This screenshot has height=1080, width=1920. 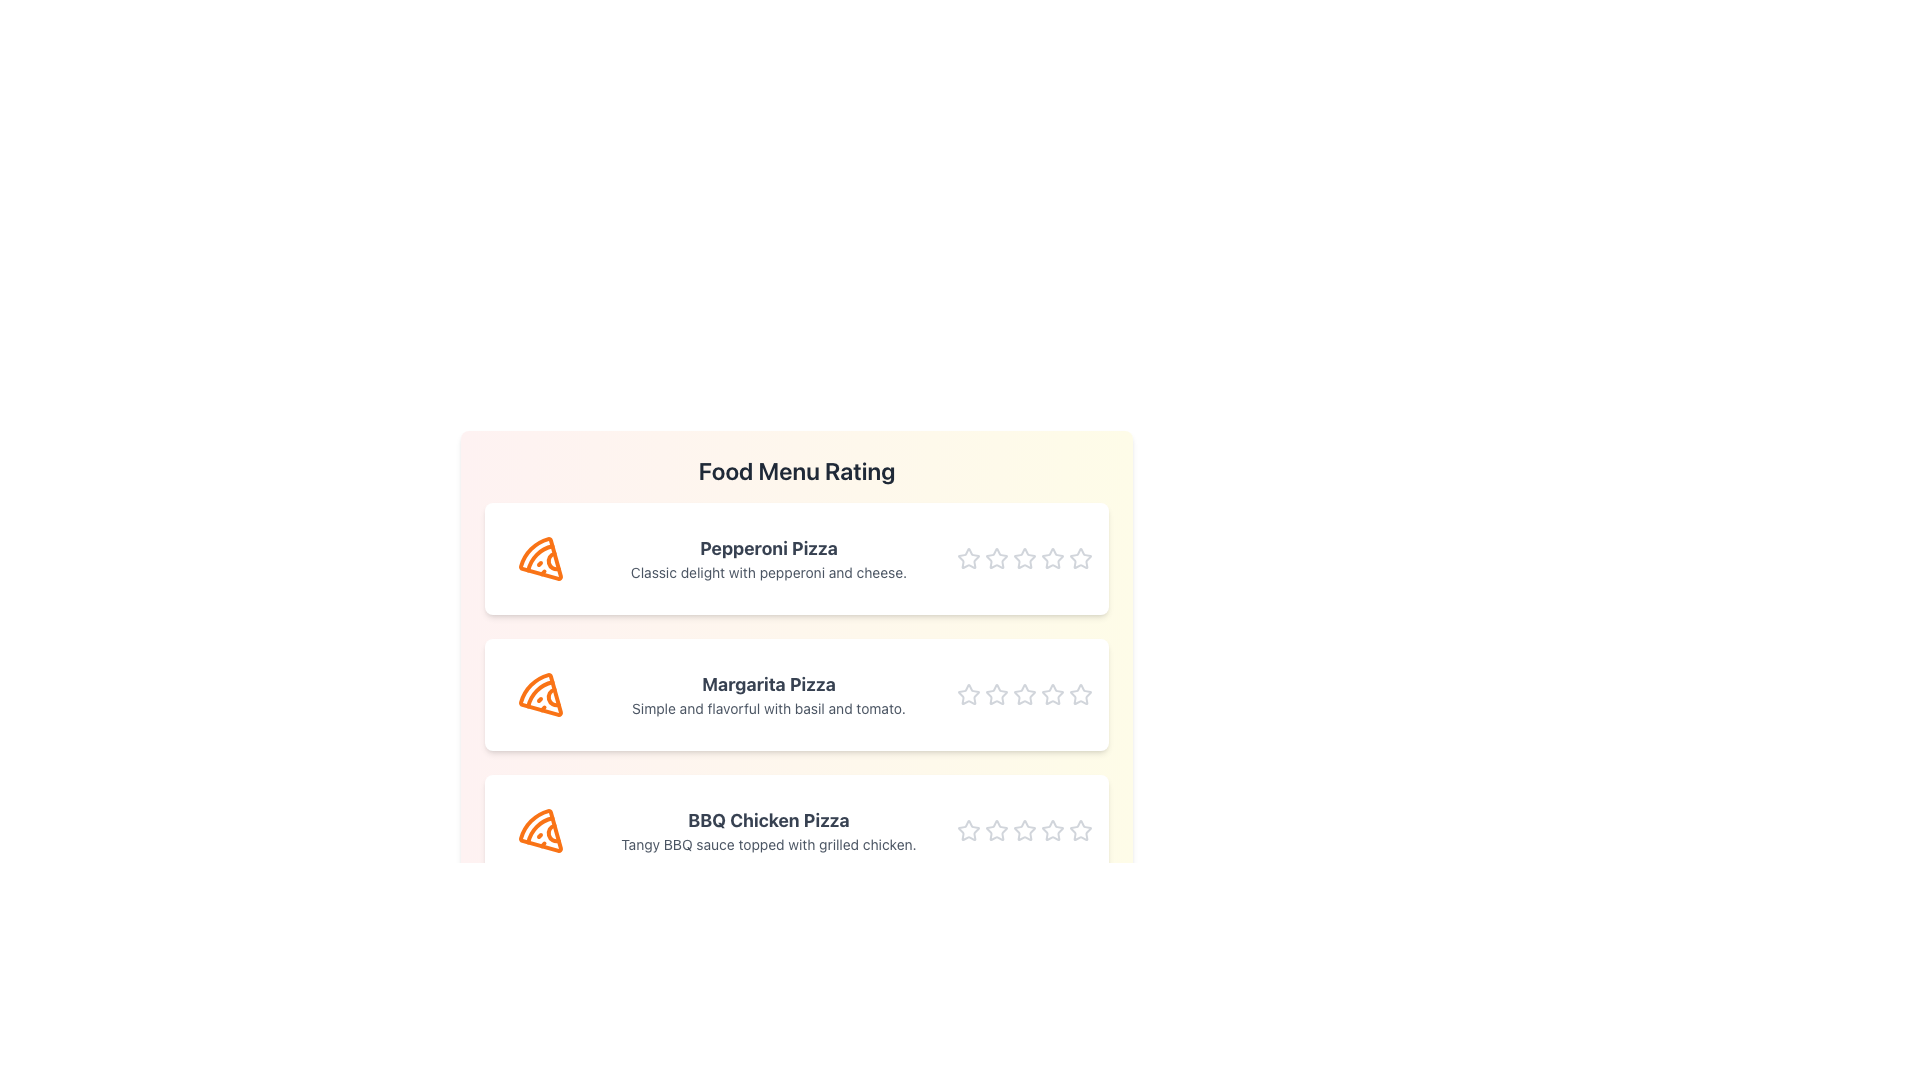 I want to click on the hollow star icon for rating corresponding to the 'BBQ Chicken Pizza' menu item, so click(x=969, y=830).